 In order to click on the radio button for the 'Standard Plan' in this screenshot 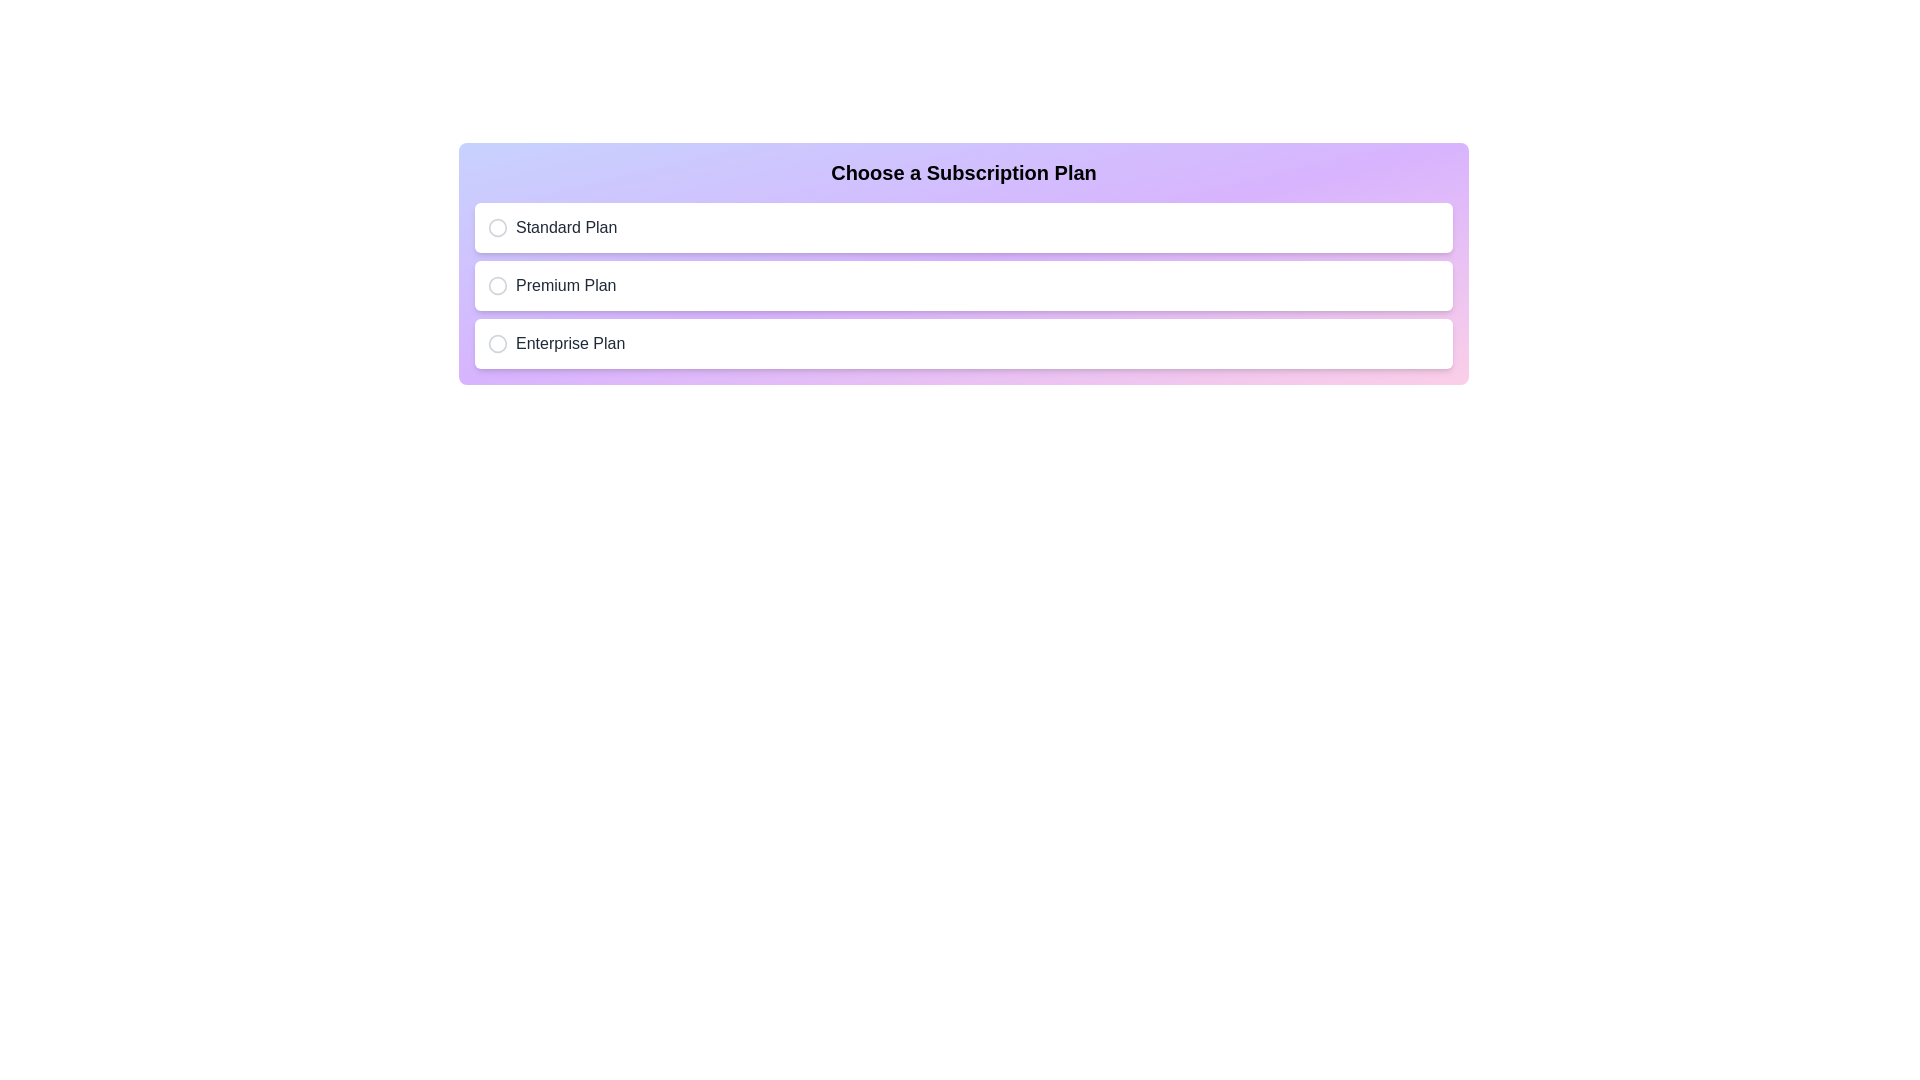, I will do `click(498, 226)`.